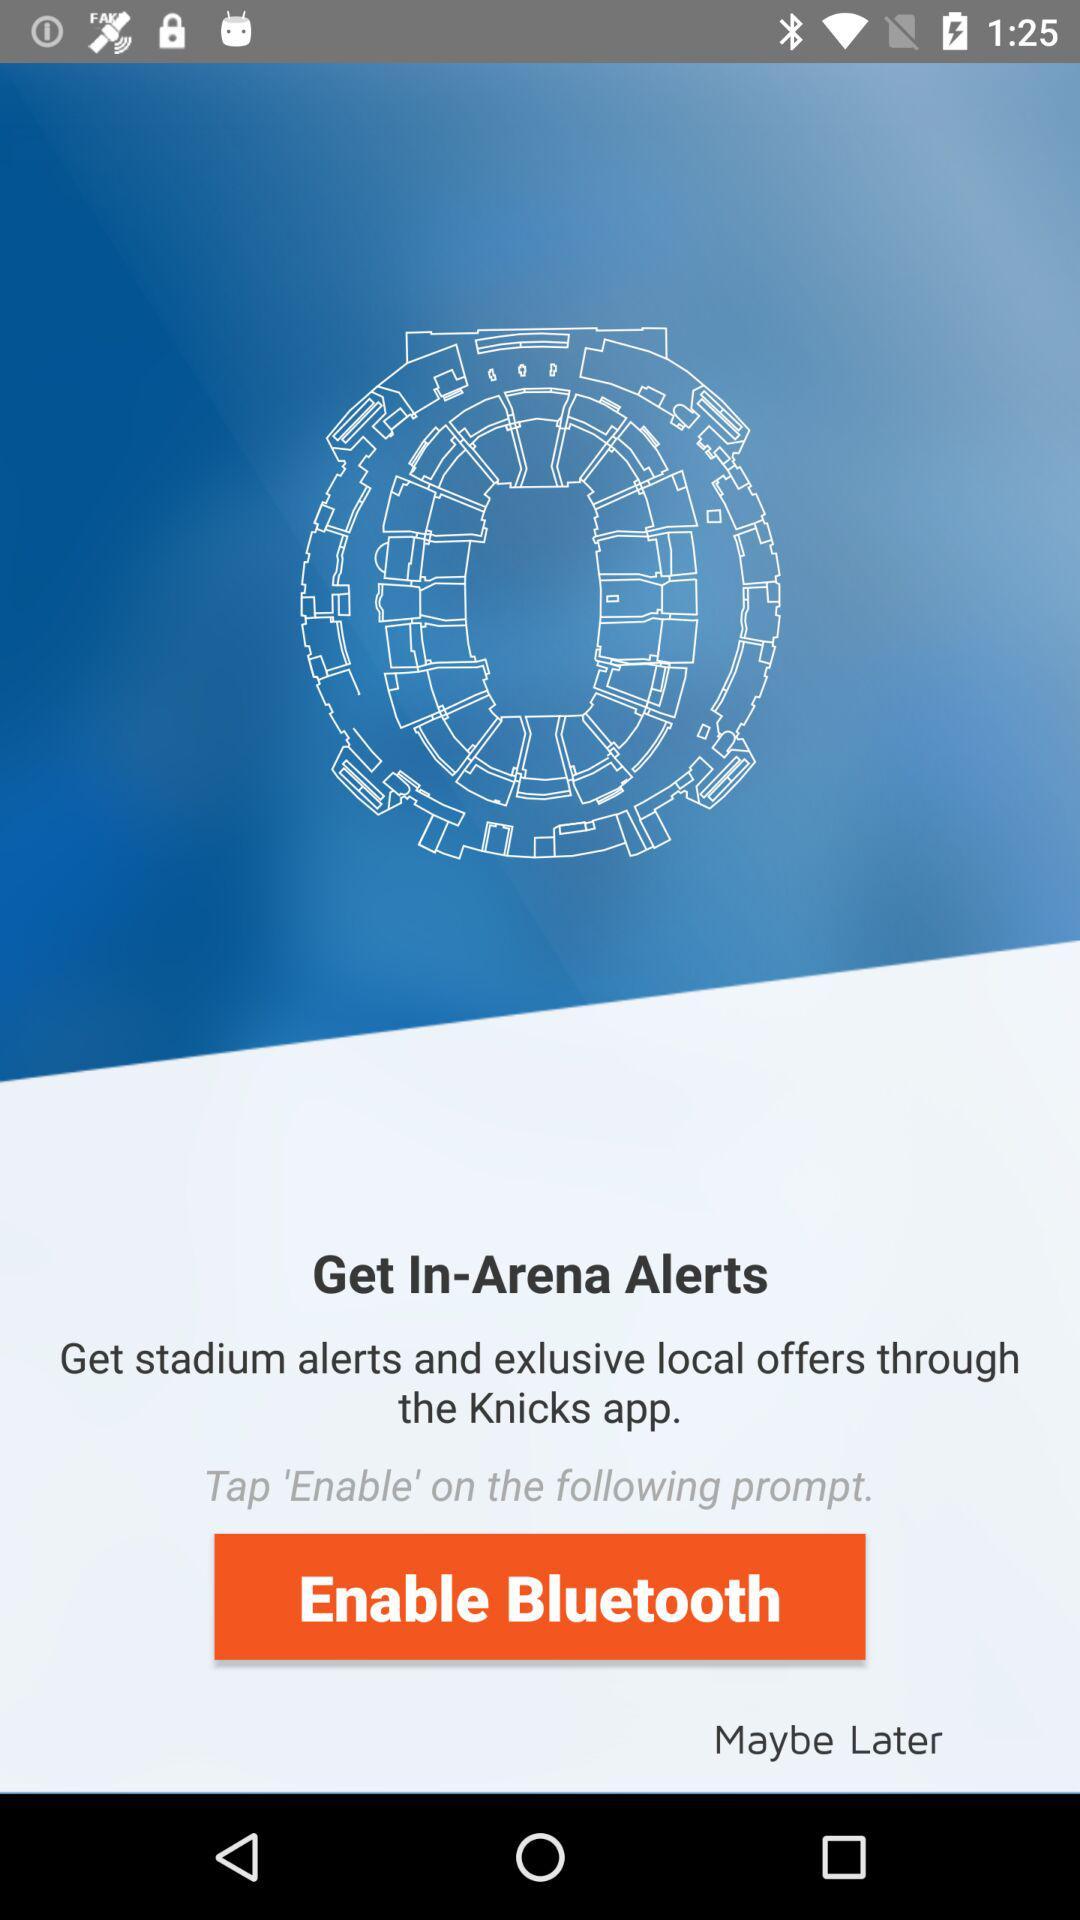 The width and height of the screenshot is (1080, 1920). What do you see at coordinates (540, 1595) in the screenshot?
I see `enable bluetooth icon` at bounding box center [540, 1595].